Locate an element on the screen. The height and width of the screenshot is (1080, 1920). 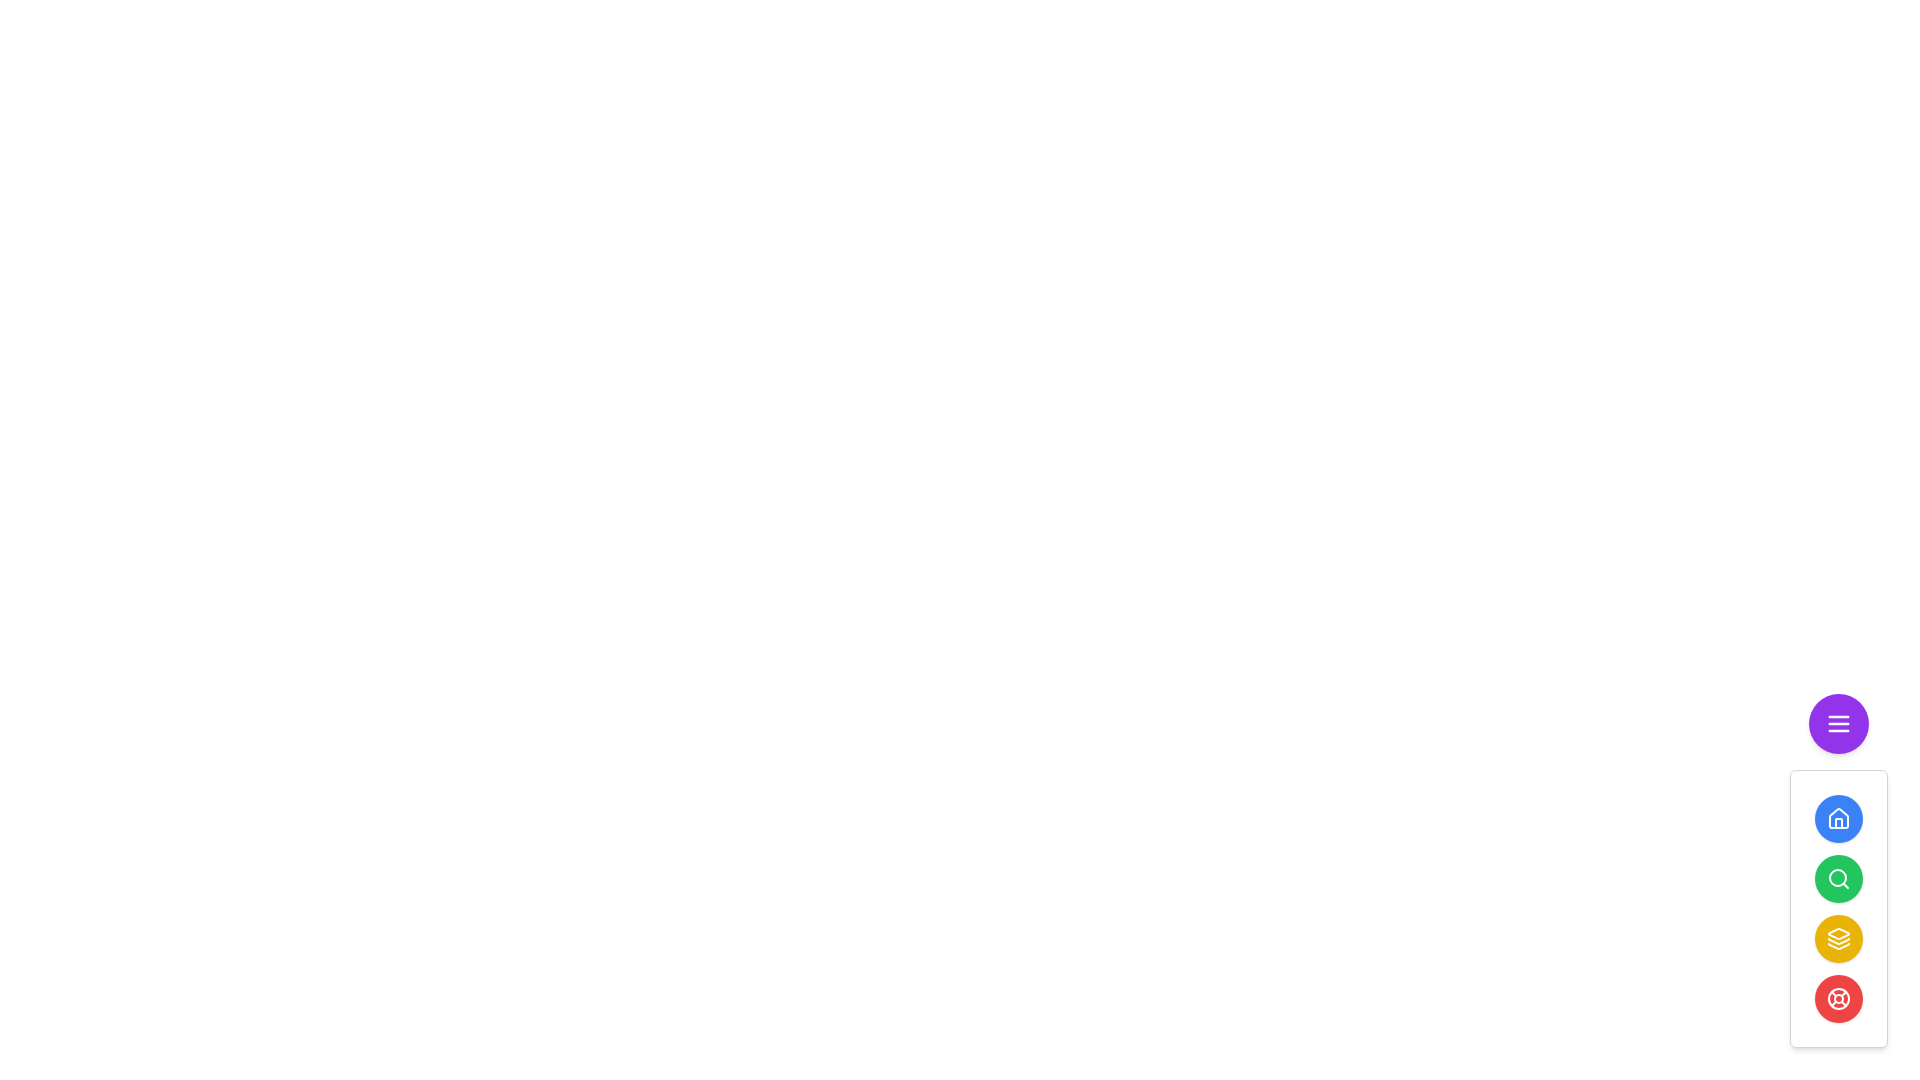
graphical vector shape resembling a tapered layer, which is the bottom-most layer in a set of three stacked layers icons located towards the right side of the interface is located at coordinates (1838, 945).